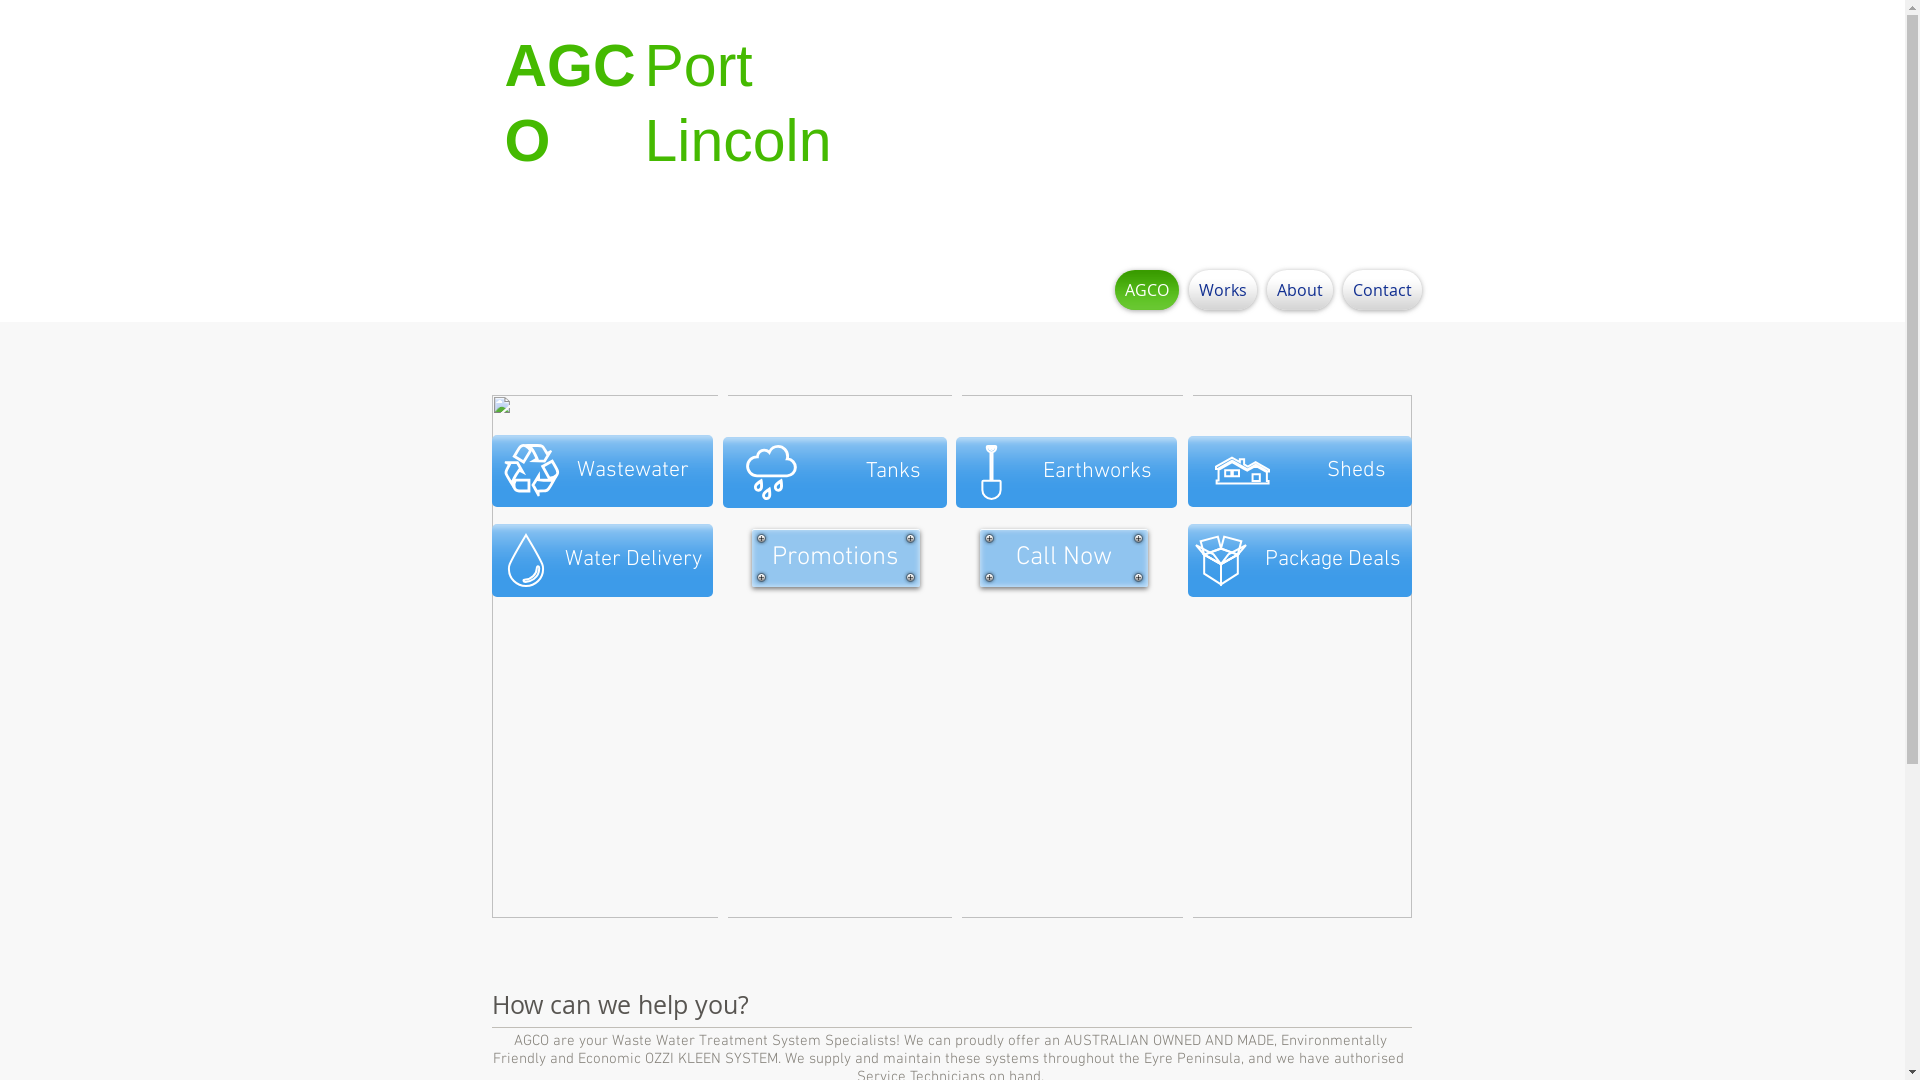 Image resolution: width=1920 pixels, height=1080 pixels. I want to click on 'Port Lincoln', so click(736, 103).